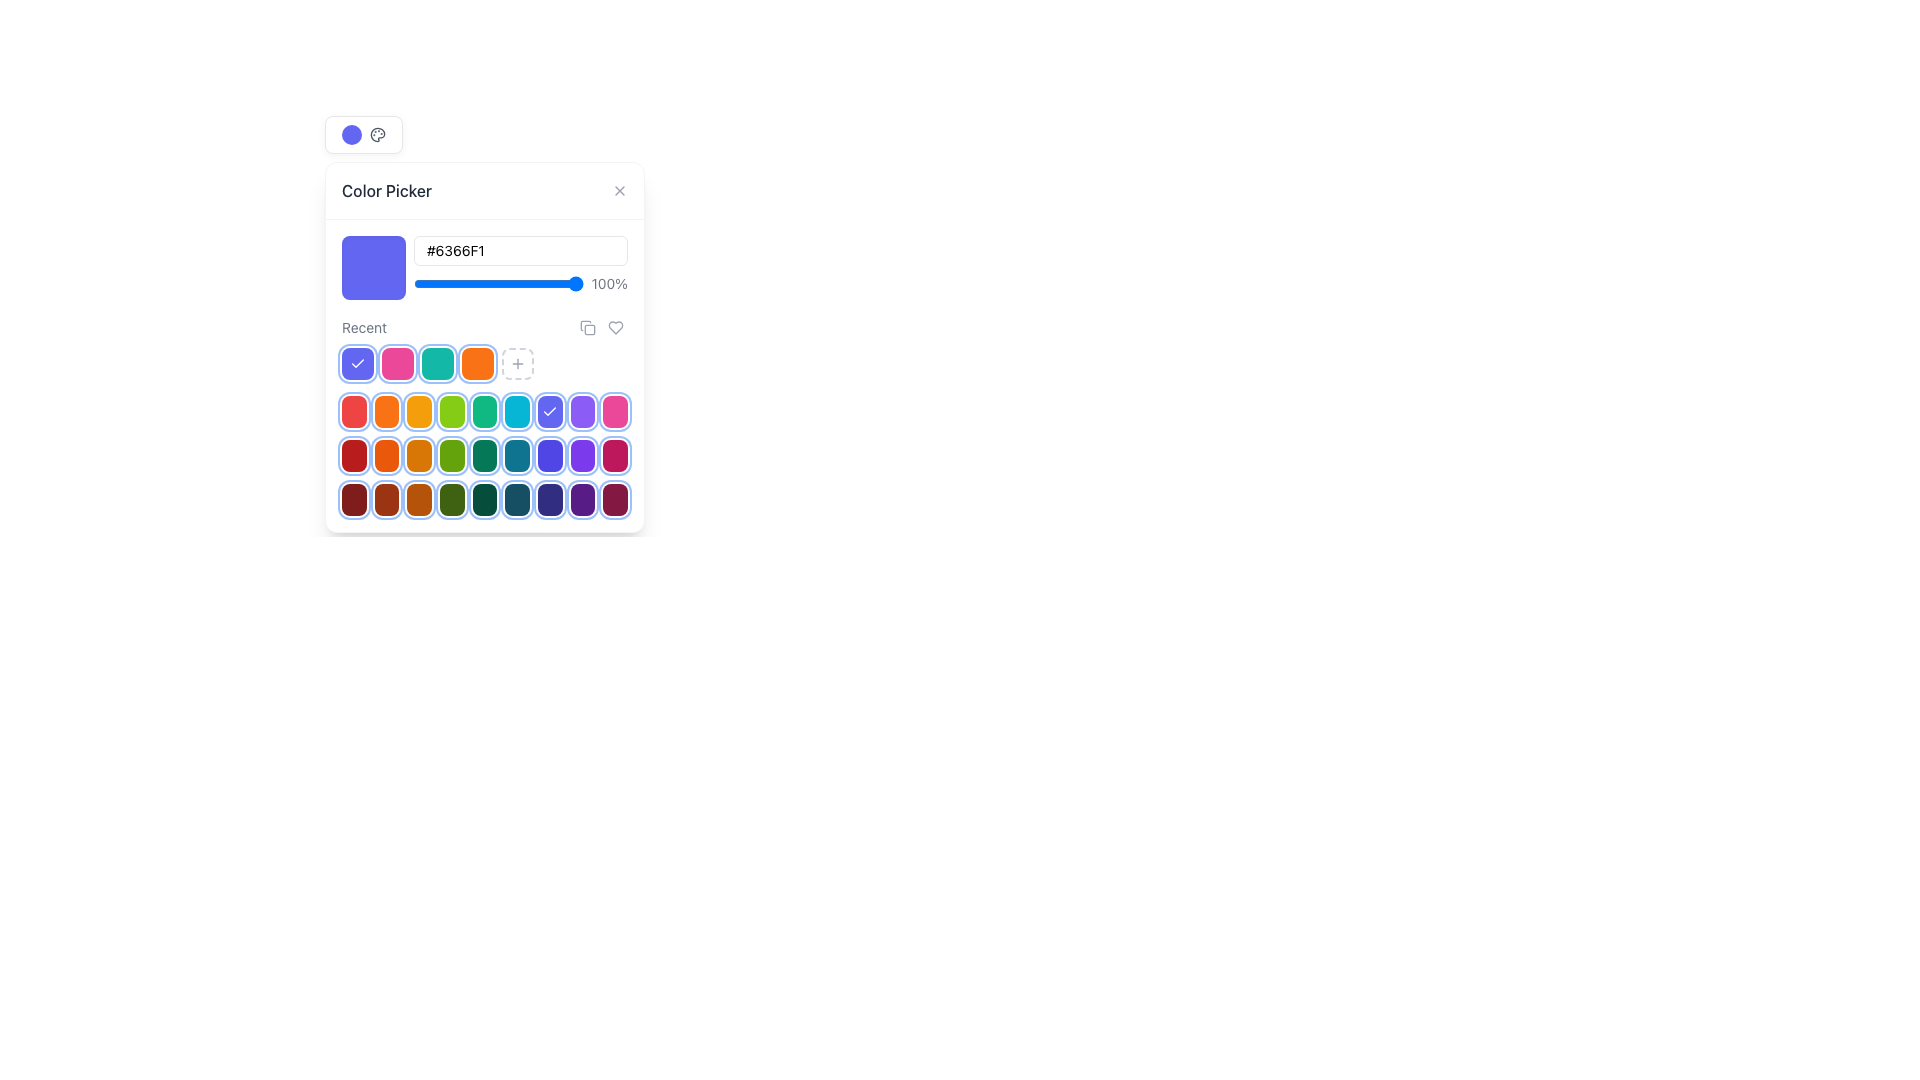  What do you see at coordinates (484, 455) in the screenshot?
I see `the fifth color block in the interactive color selection grid row` at bounding box center [484, 455].